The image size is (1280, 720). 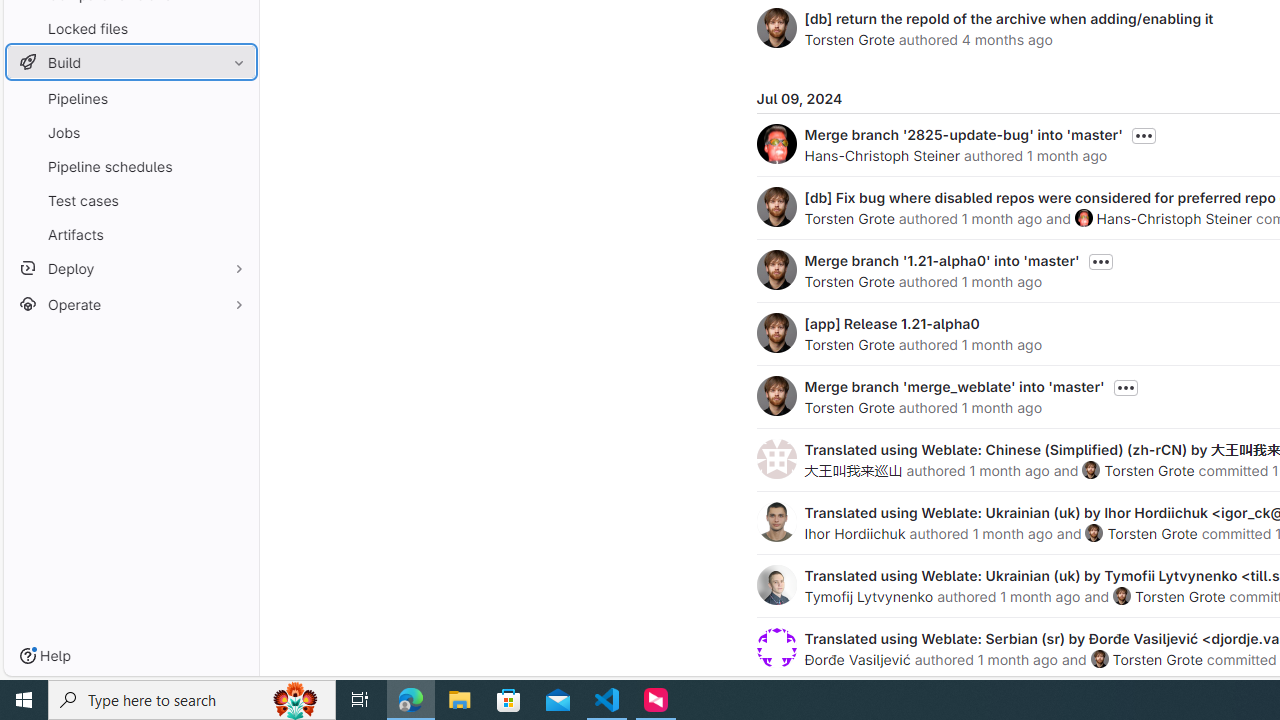 I want to click on 'Merge branch ', so click(x=941, y=259).